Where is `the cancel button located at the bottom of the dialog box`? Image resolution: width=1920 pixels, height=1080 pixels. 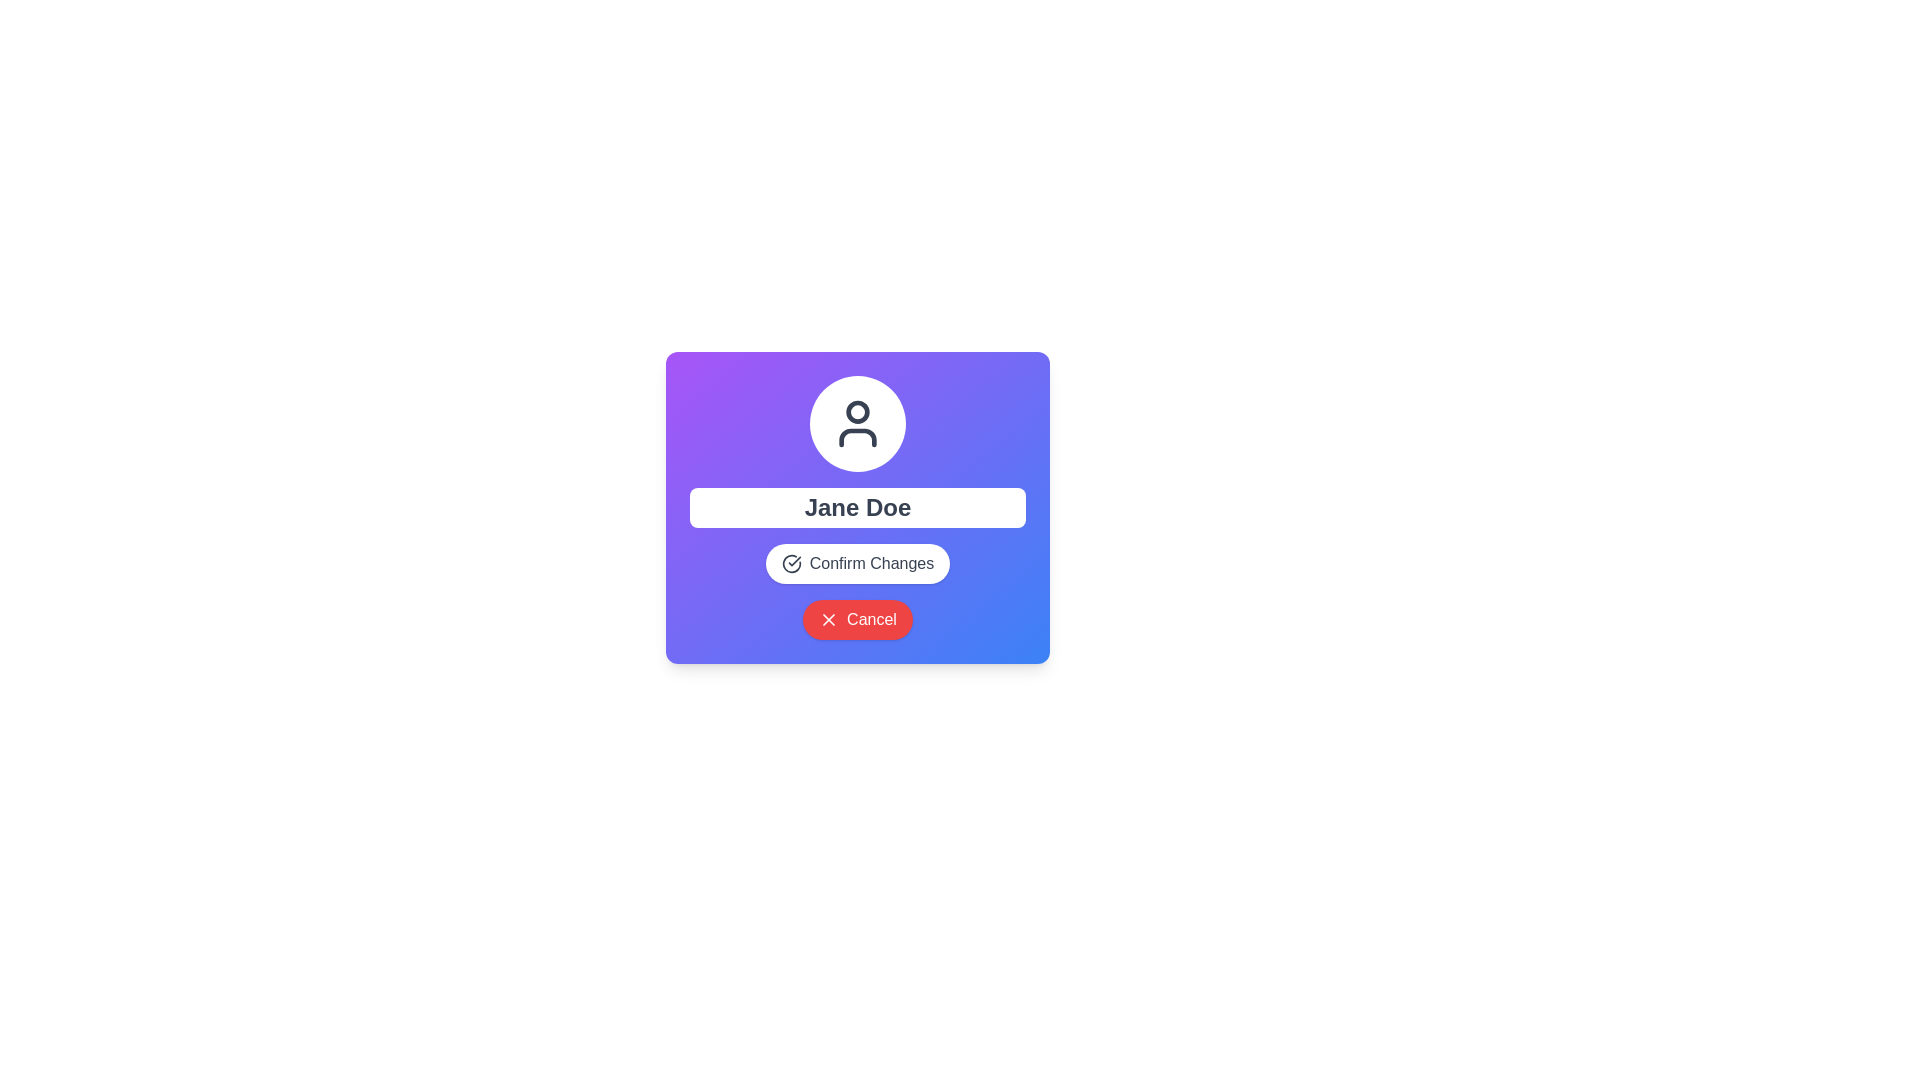 the cancel button located at the bottom of the dialog box is located at coordinates (858, 619).